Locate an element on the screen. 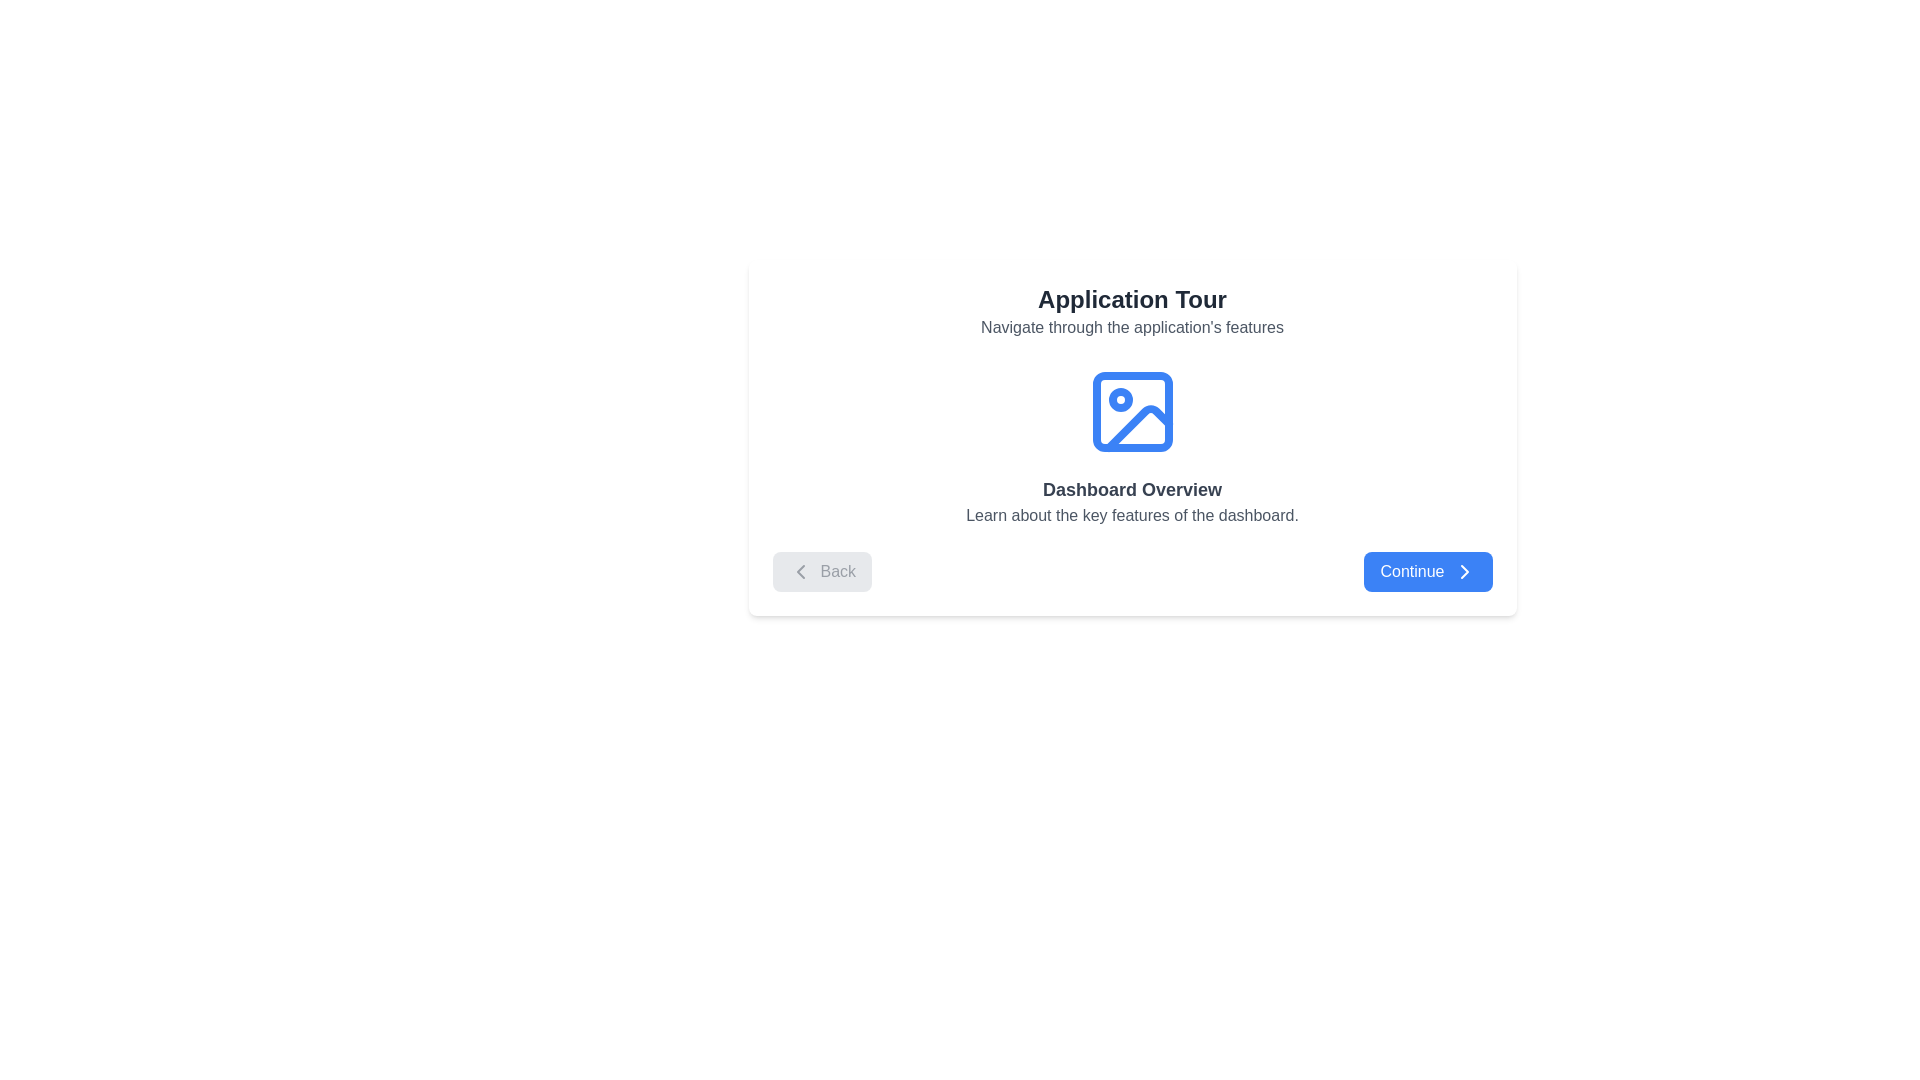 Image resolution: width=1920 pixels, height=1080 pixels. the decorative rectangle with rounded corners that is centered above the text 'Dashboard Overview' in the main interface panel is located at coordinates (1132, 411).